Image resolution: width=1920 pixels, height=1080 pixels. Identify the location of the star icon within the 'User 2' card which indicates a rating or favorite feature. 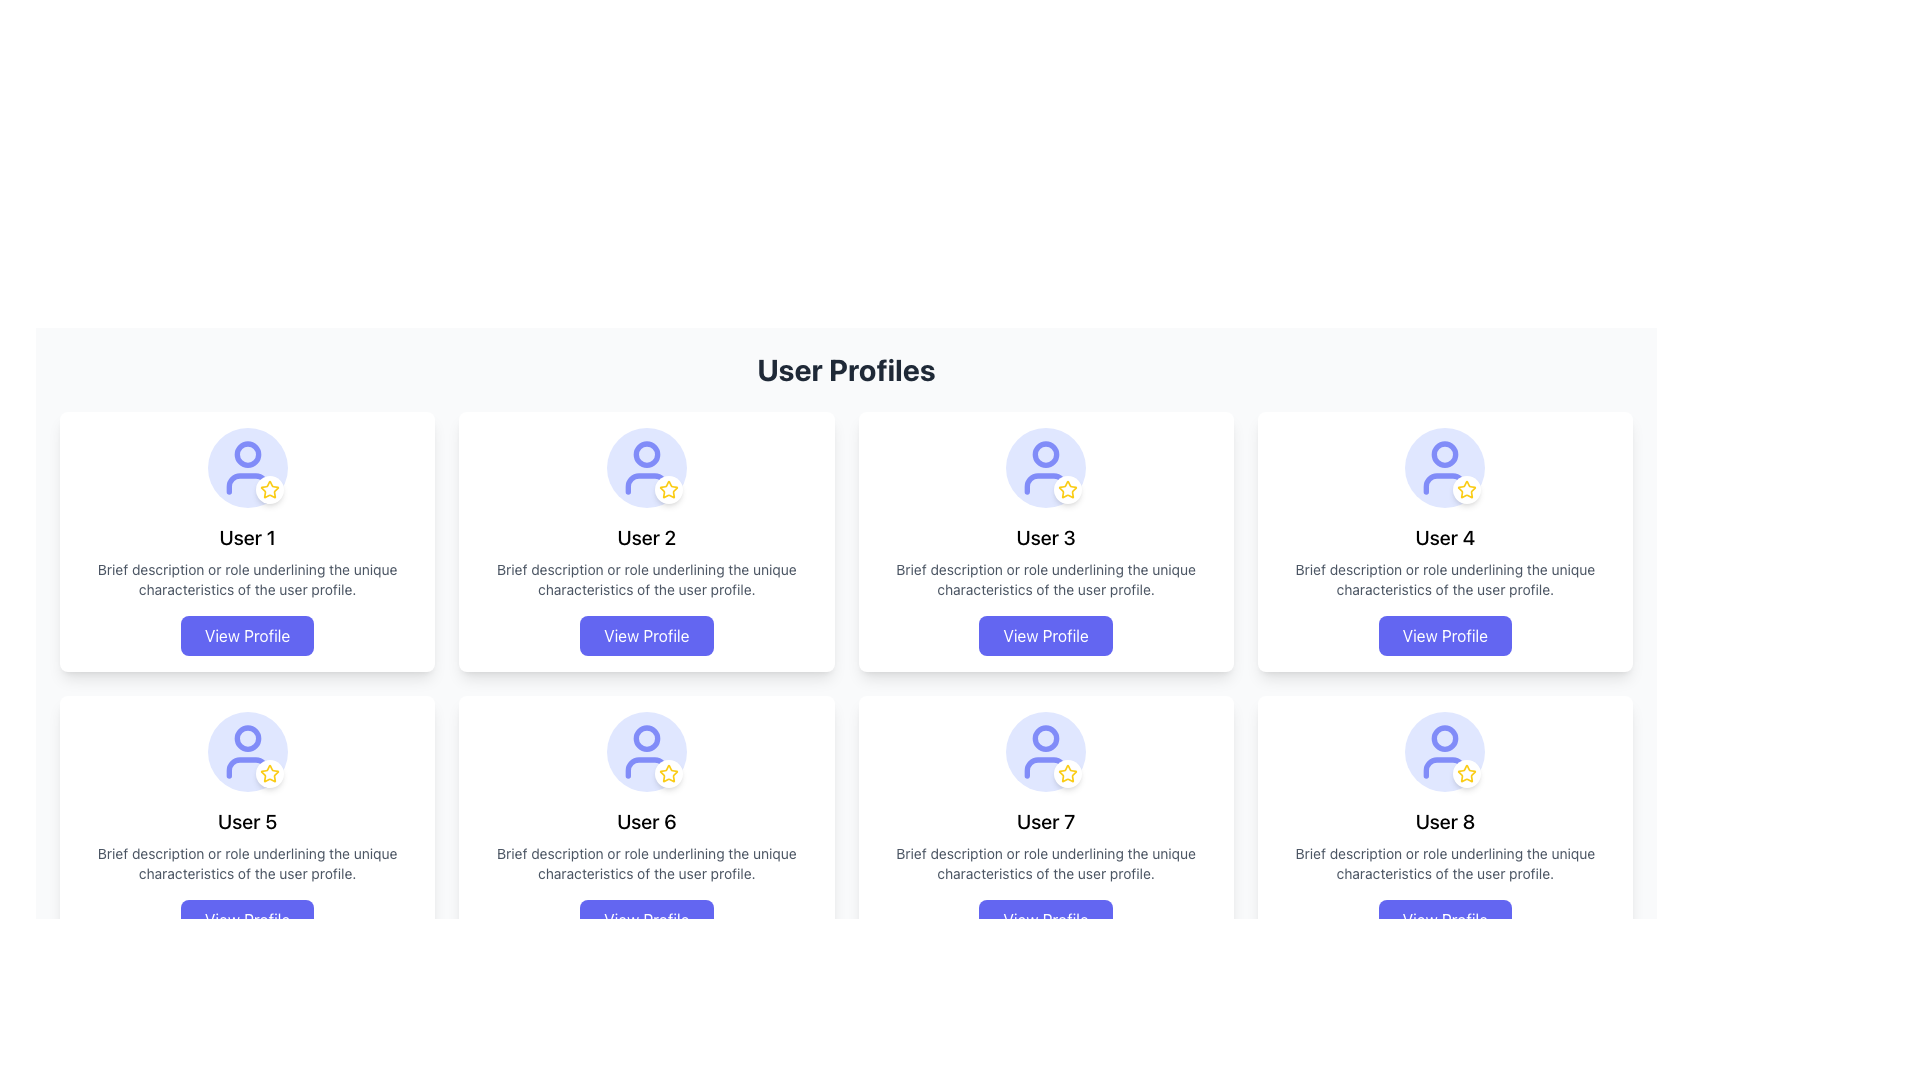
(668, 489).